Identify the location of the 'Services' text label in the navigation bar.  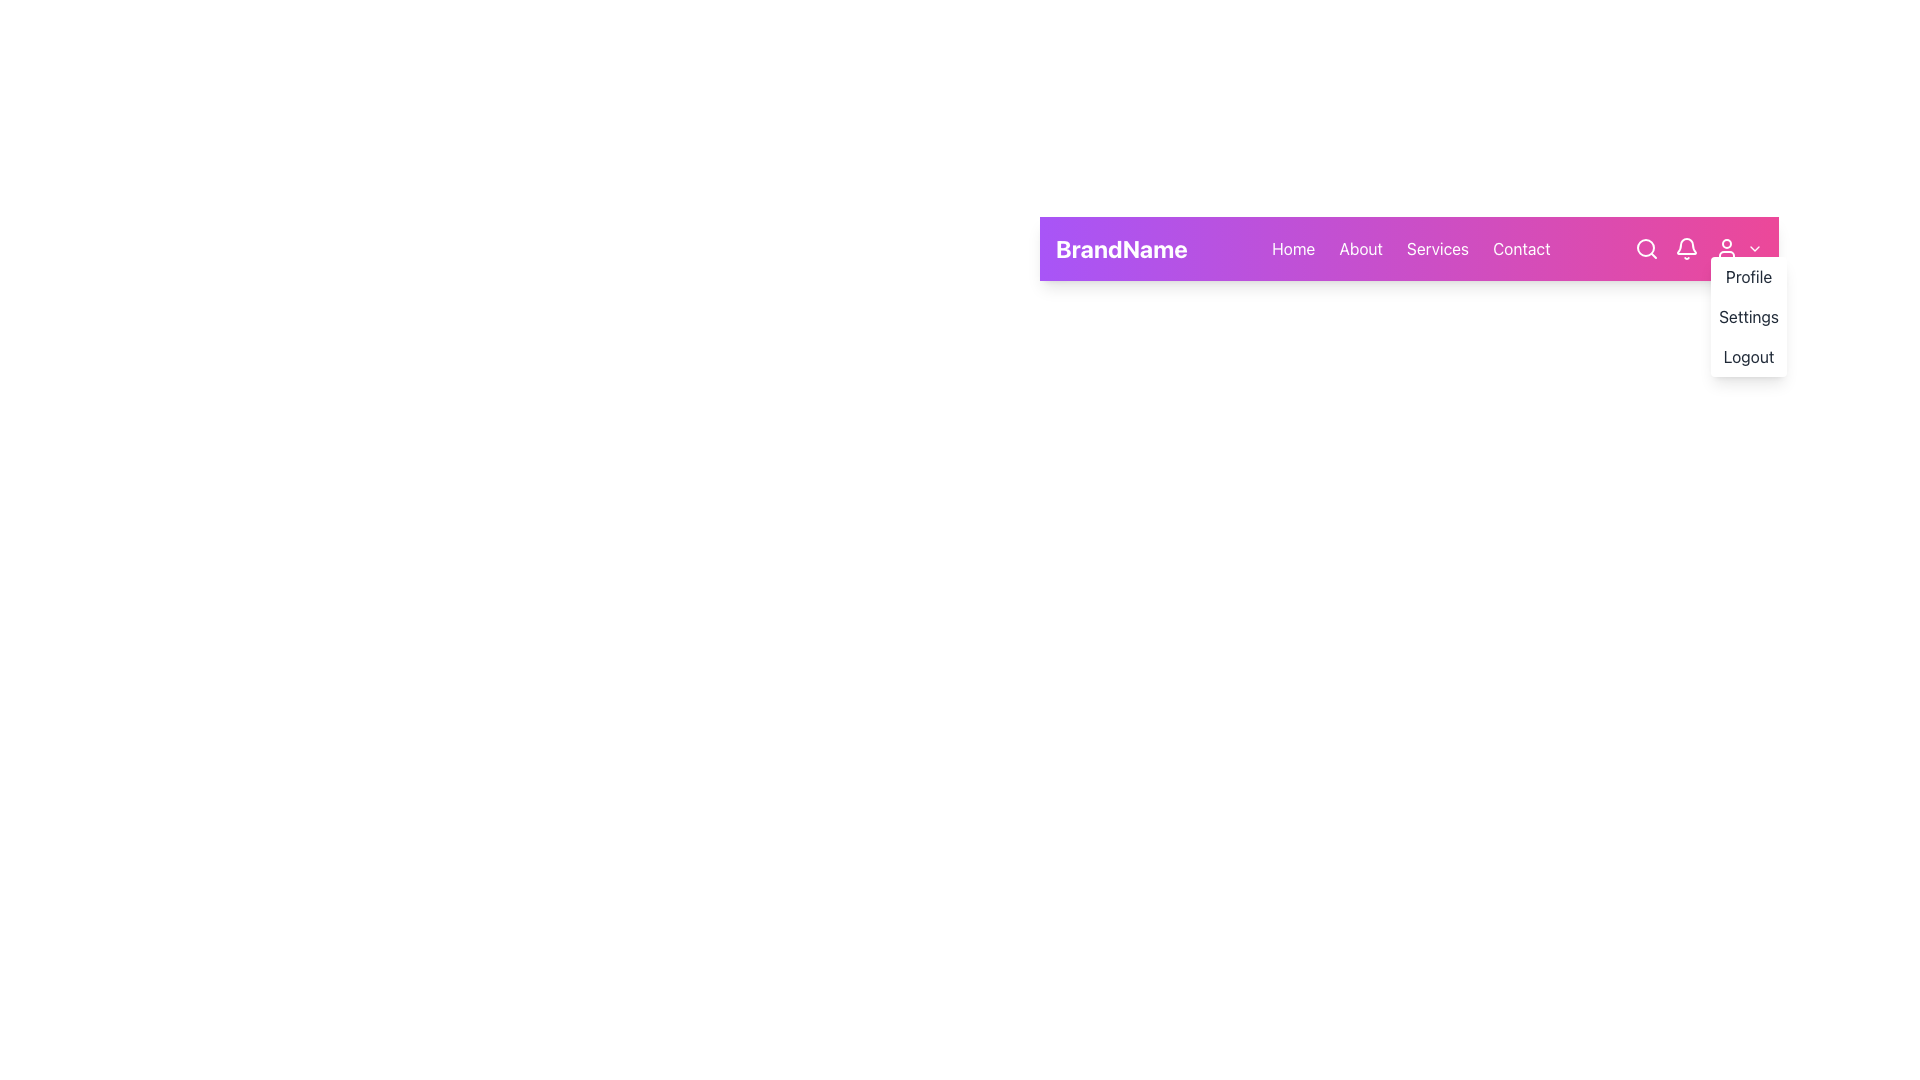
(1408, 248).